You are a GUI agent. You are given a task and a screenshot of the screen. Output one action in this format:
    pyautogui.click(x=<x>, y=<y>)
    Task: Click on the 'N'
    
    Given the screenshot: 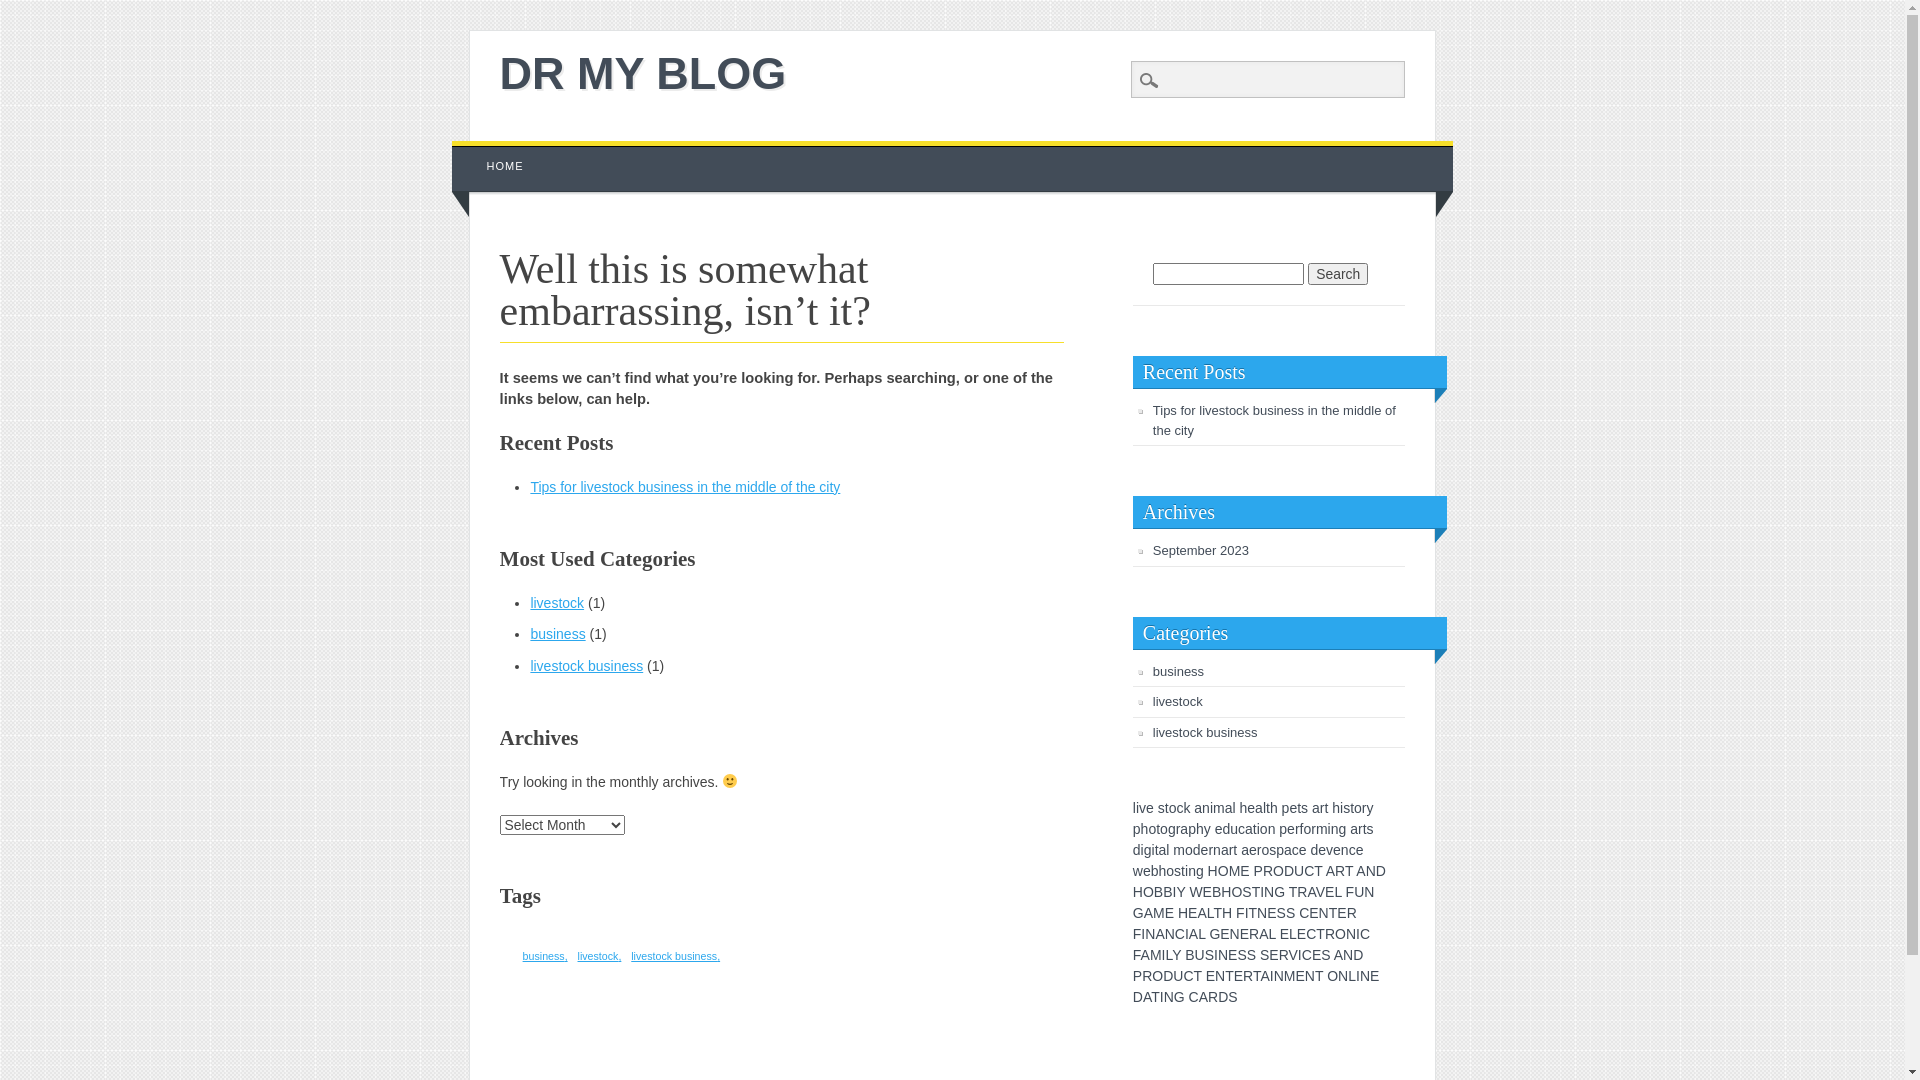 What is the action you would take?
    pyautogui.click(x=1367, y=890)
    